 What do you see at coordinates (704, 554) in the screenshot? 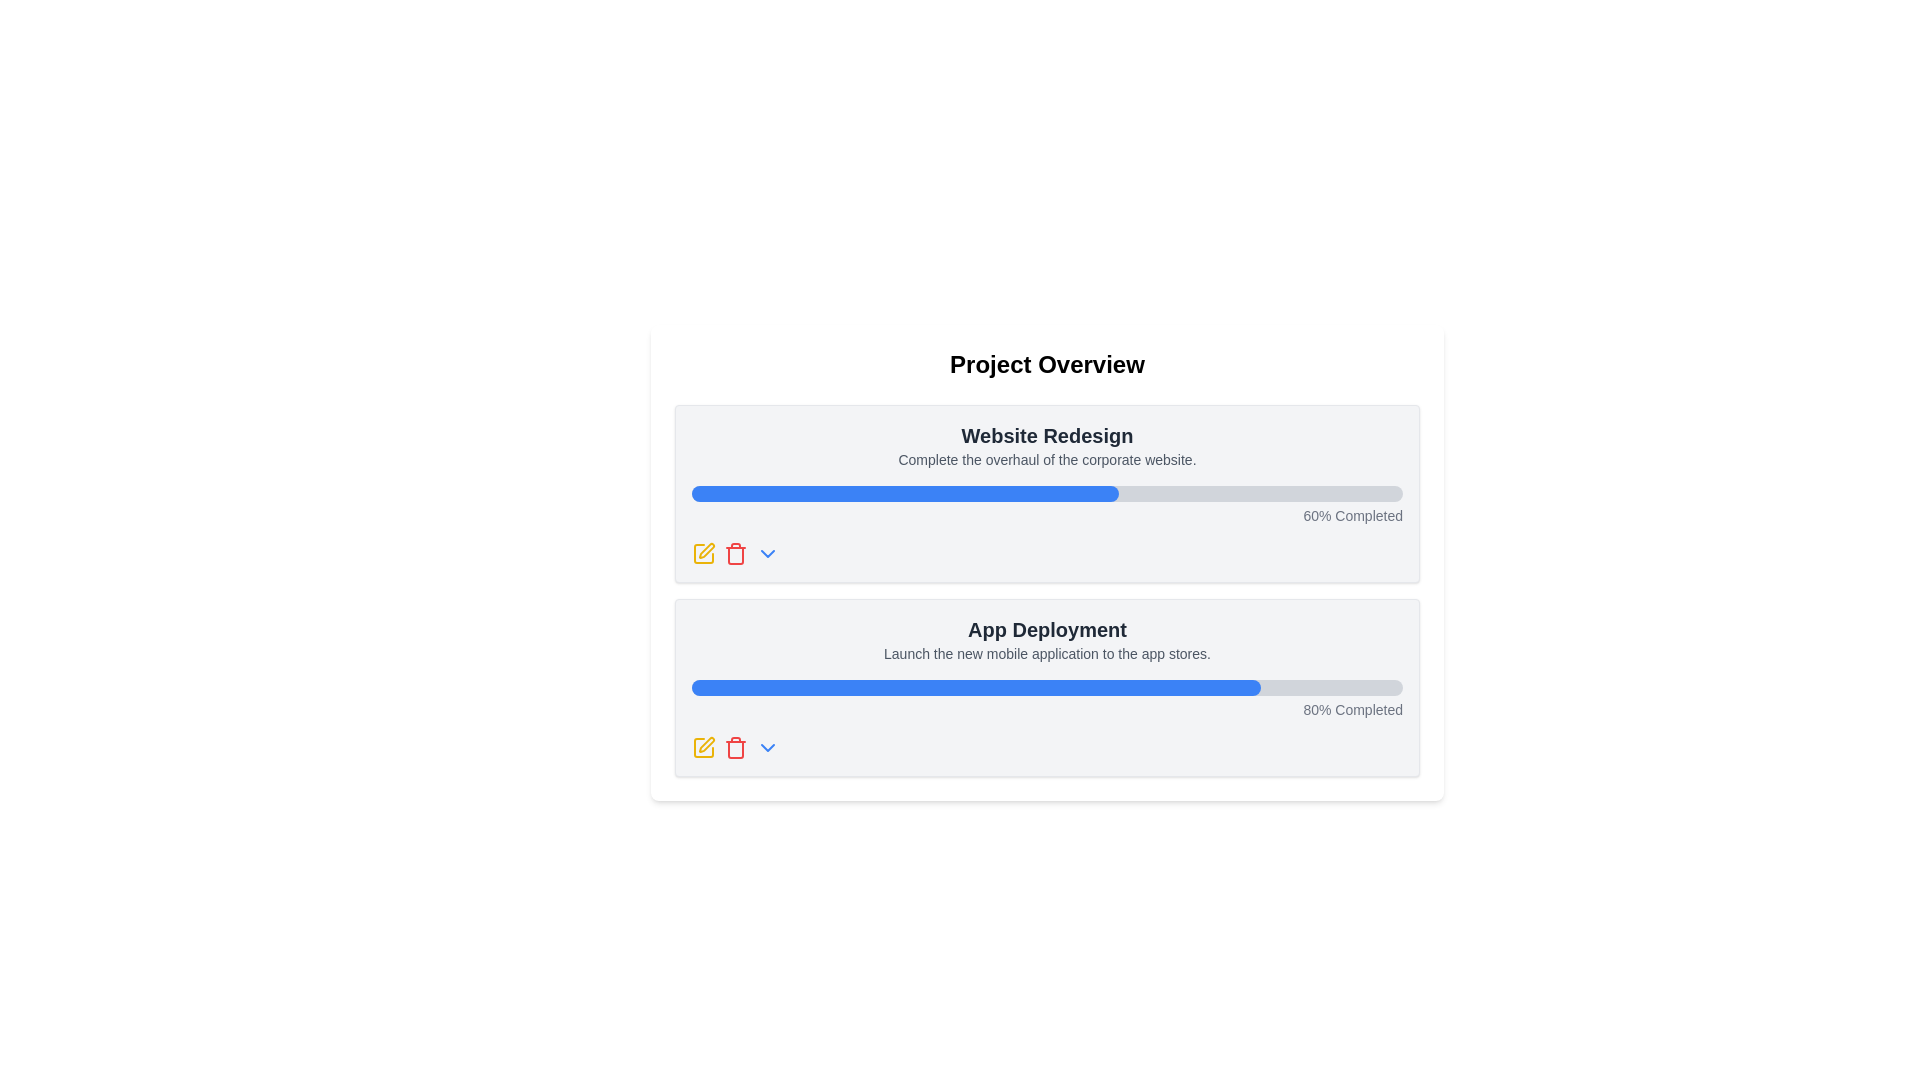
I see `the edit tool icon button located in the 'Website Redesign' task section for further actions` at bounding box center [704, 554].